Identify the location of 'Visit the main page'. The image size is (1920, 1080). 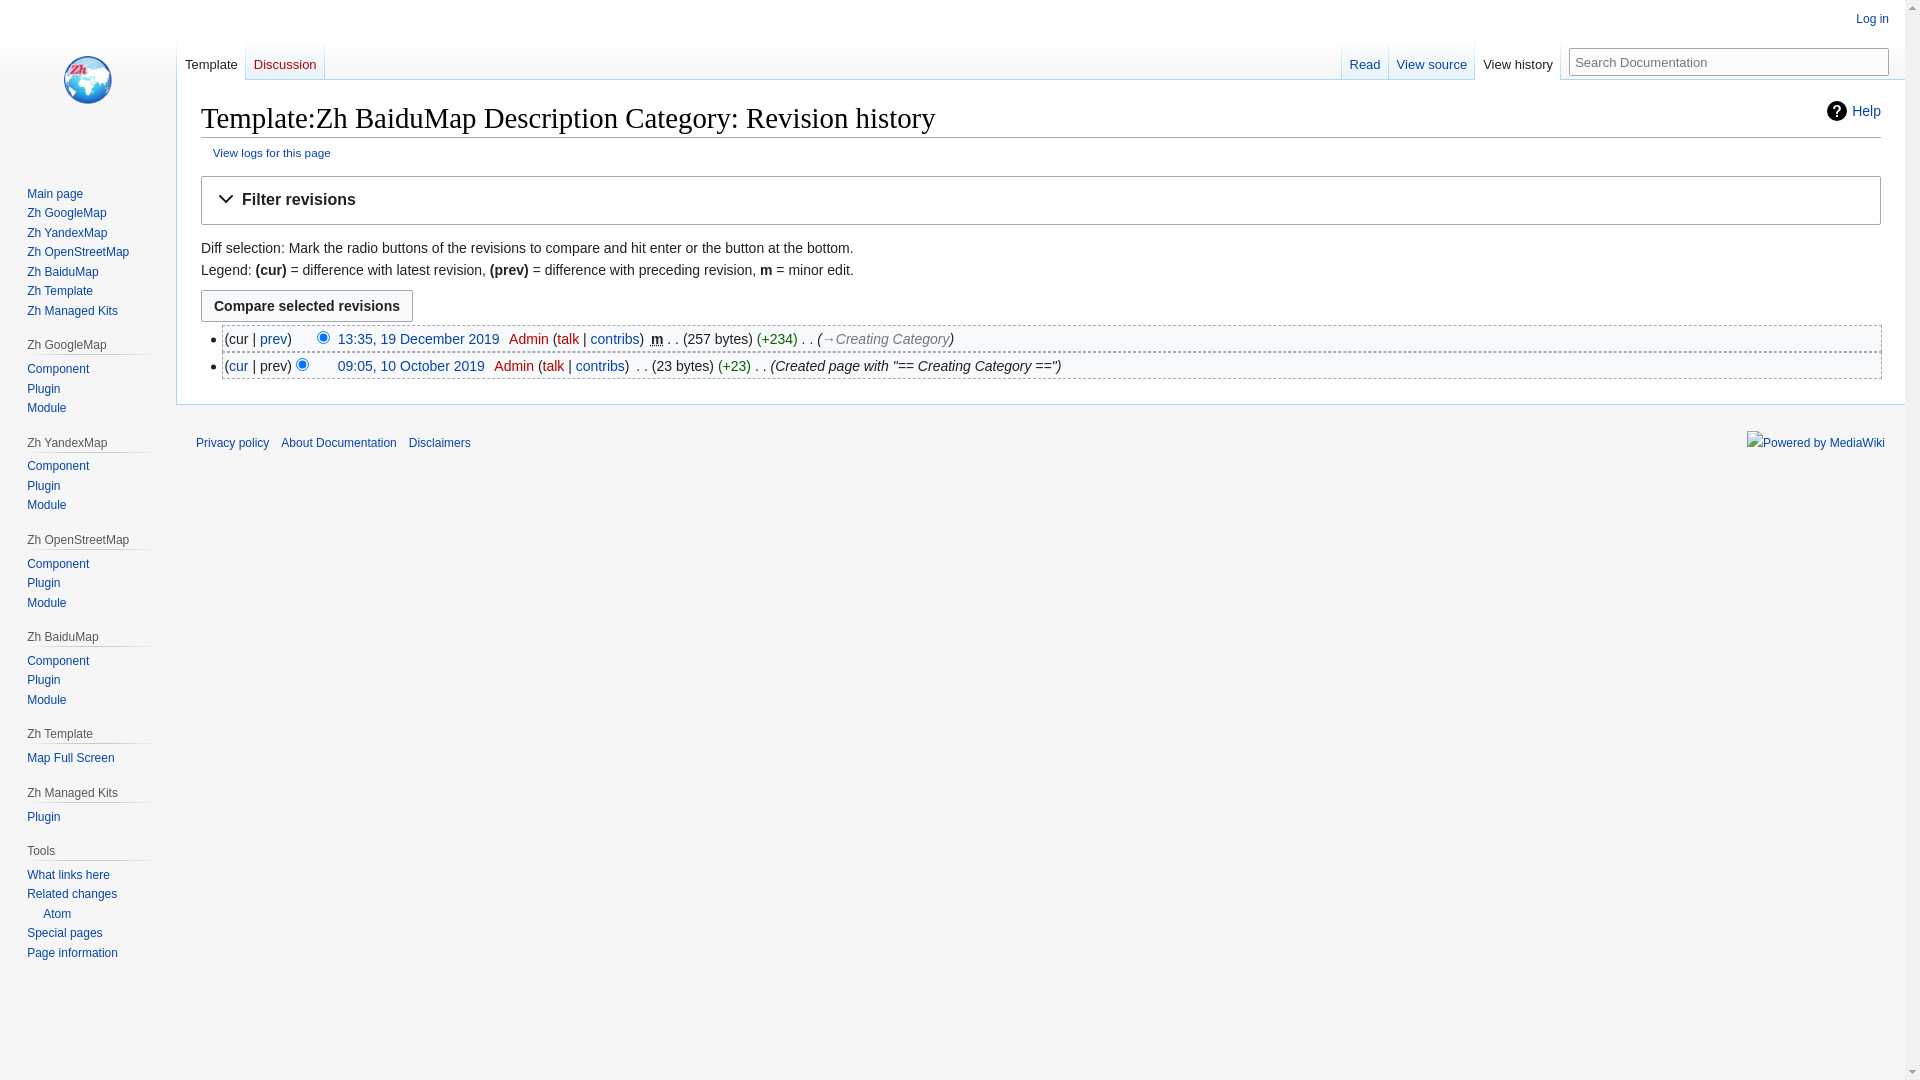
(86, 79).